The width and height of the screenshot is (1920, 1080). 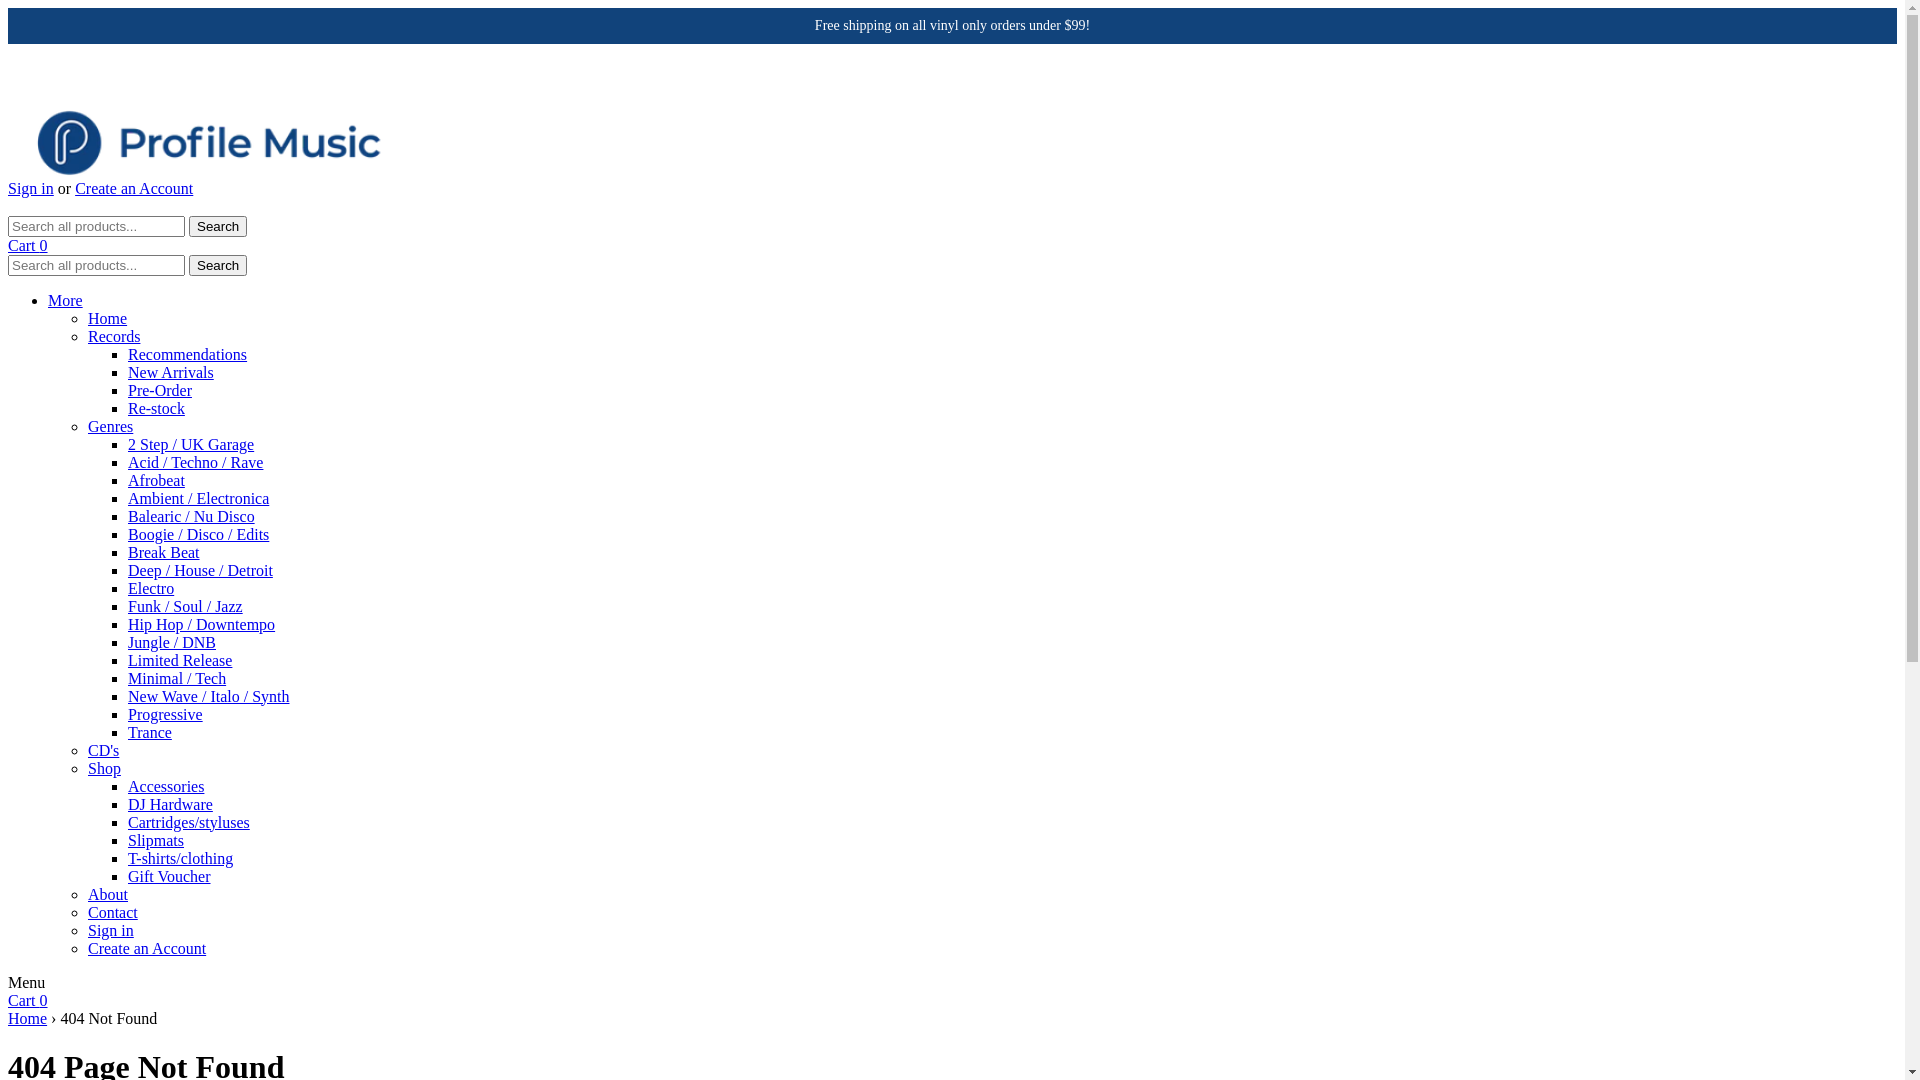 I want to click on 'New Arrivals', so click(x=171, y=372).